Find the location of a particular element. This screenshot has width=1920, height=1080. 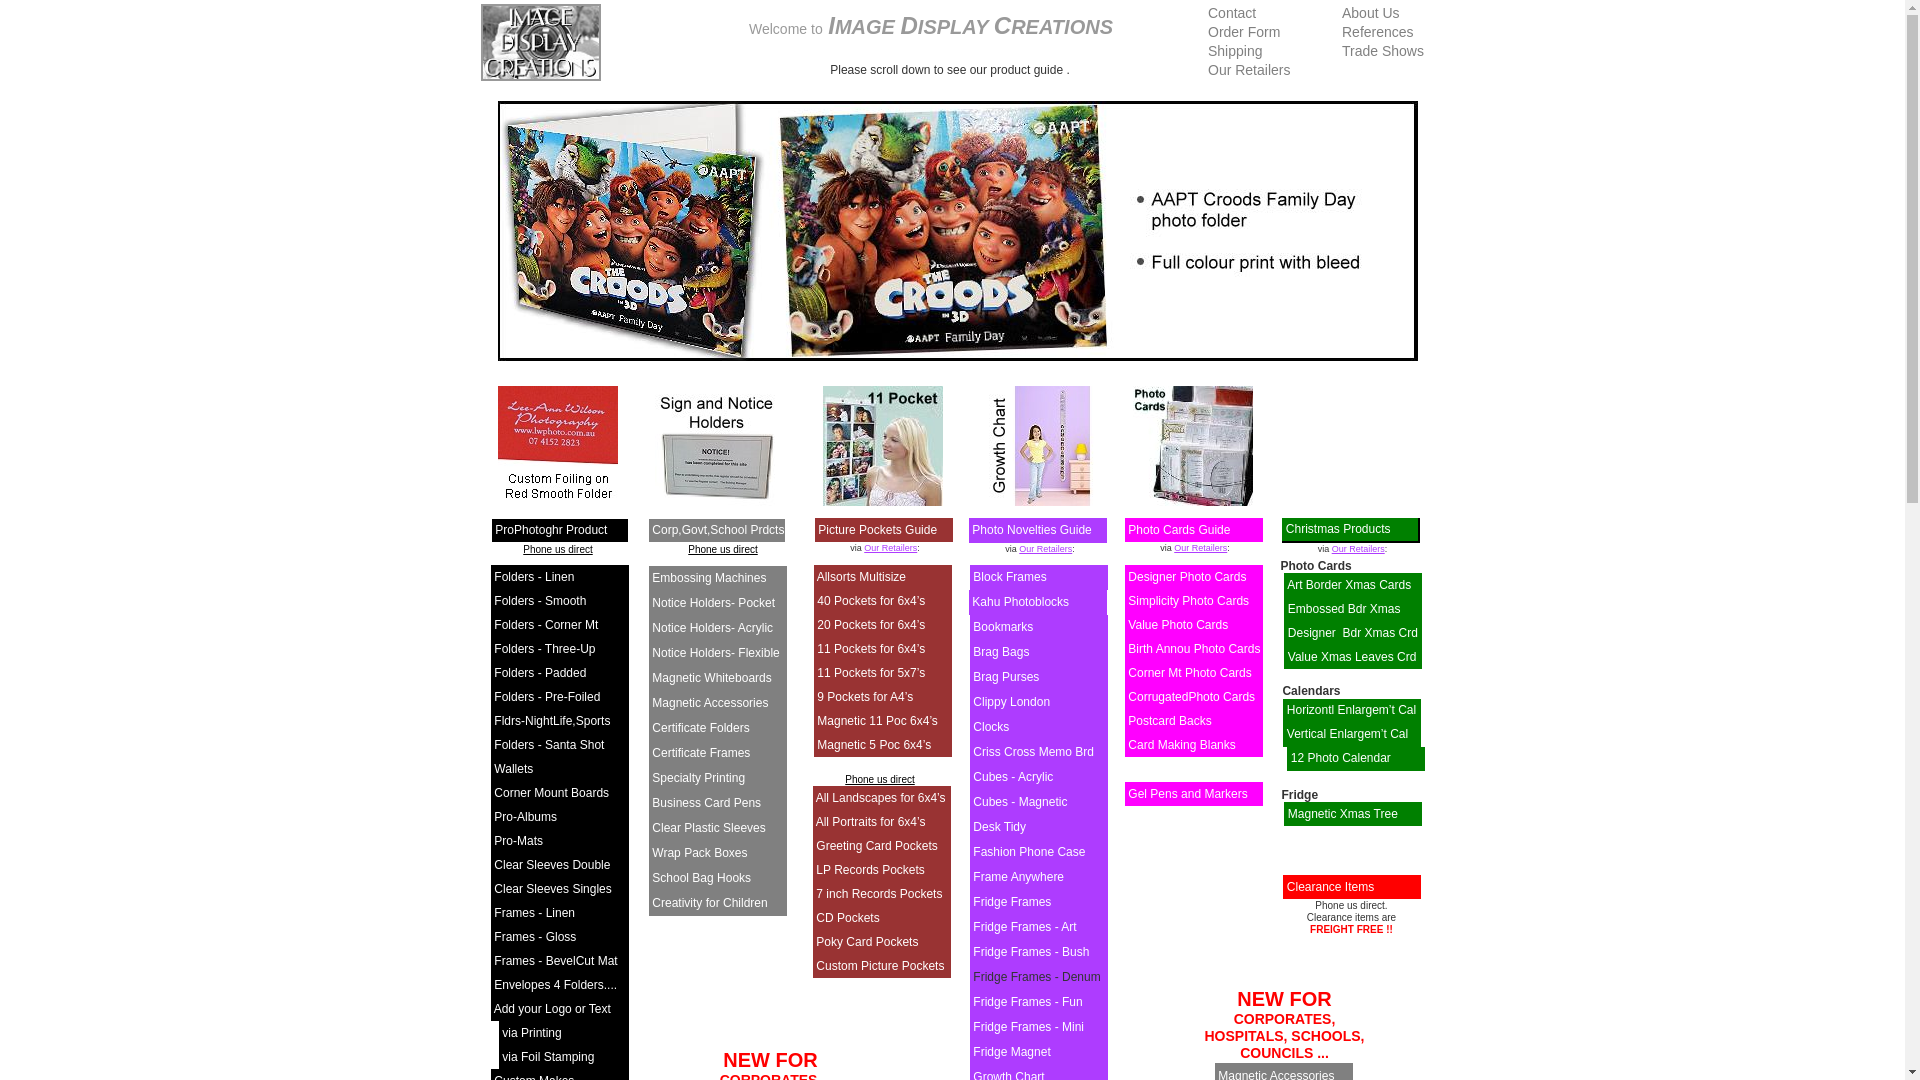

'Christmas Products' is located at coordinates (1338, 527).